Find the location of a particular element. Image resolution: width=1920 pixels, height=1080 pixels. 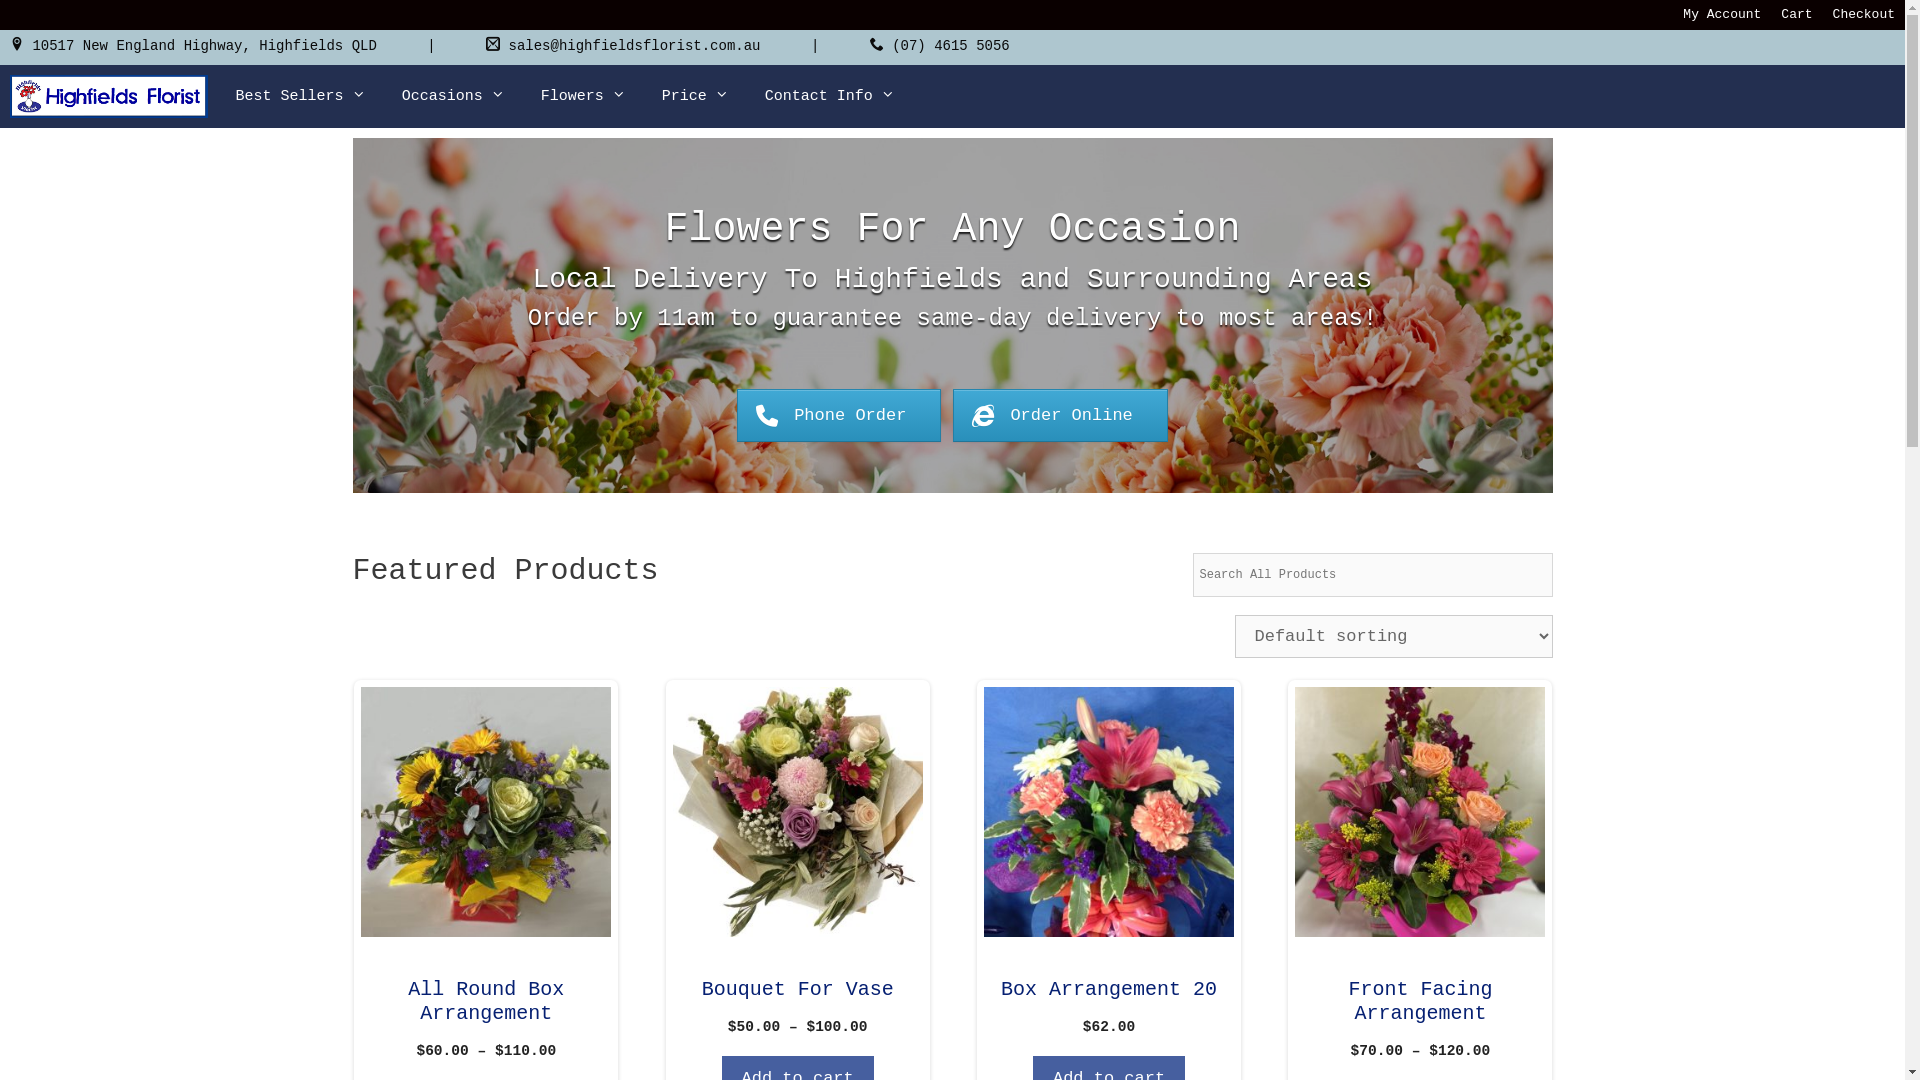

'Cart' is located at coordinates (1796, 14).